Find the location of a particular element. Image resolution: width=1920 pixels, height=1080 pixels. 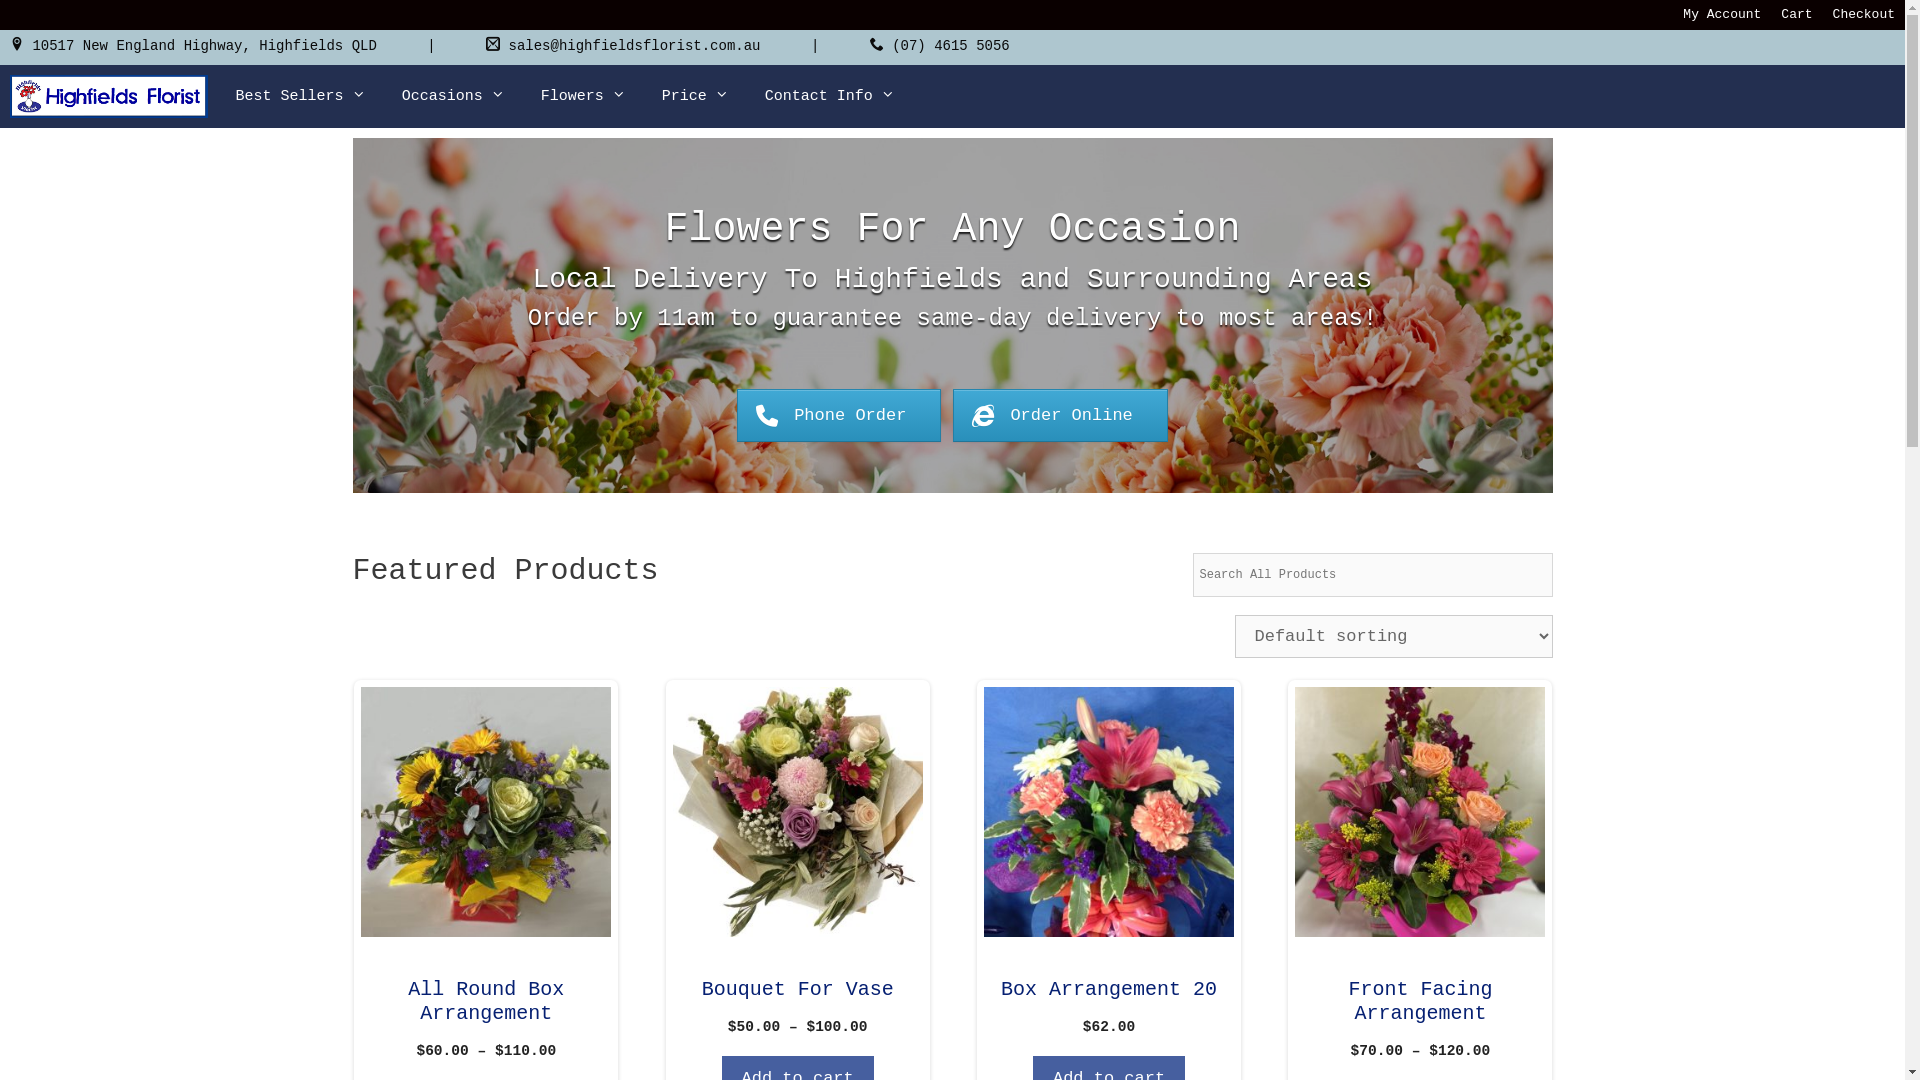

'Cart' is located at coordinates (1796, 14).